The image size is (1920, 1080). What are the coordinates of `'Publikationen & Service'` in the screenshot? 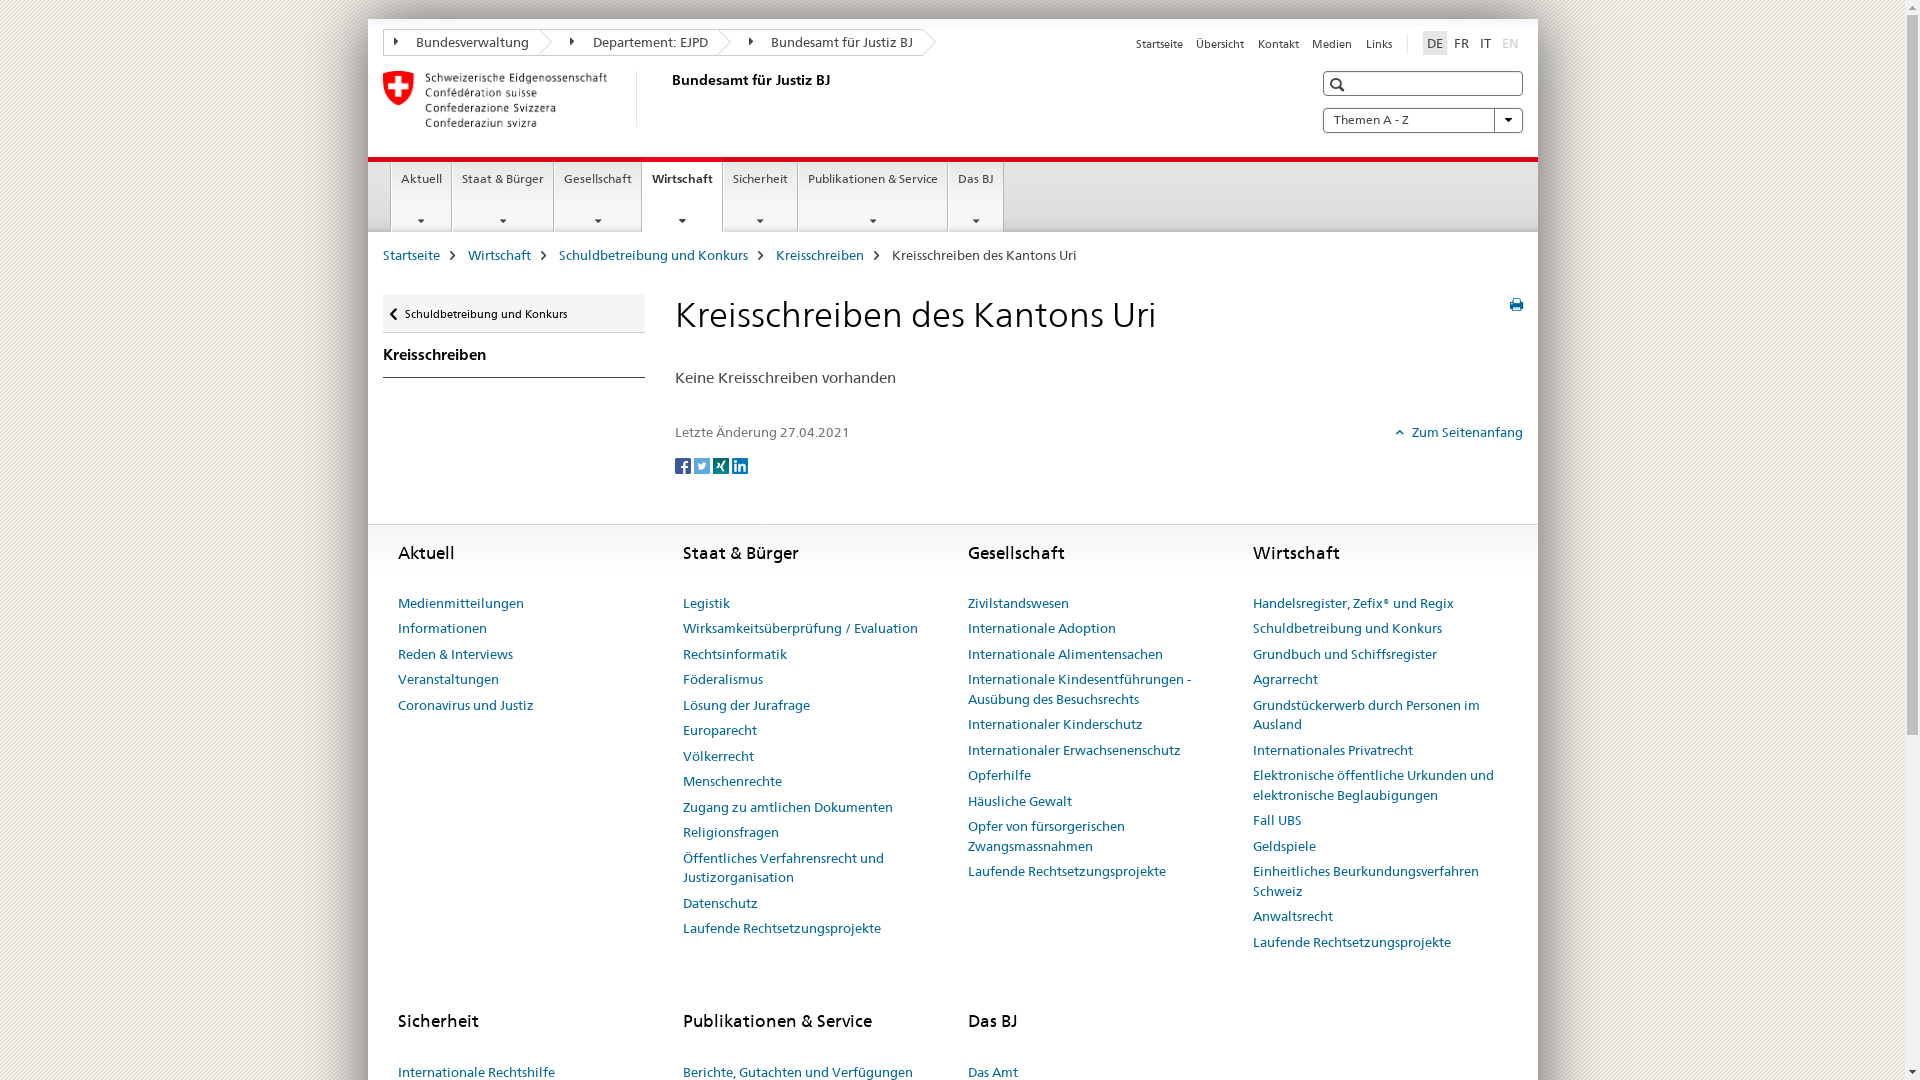 It's located at (873, 196).